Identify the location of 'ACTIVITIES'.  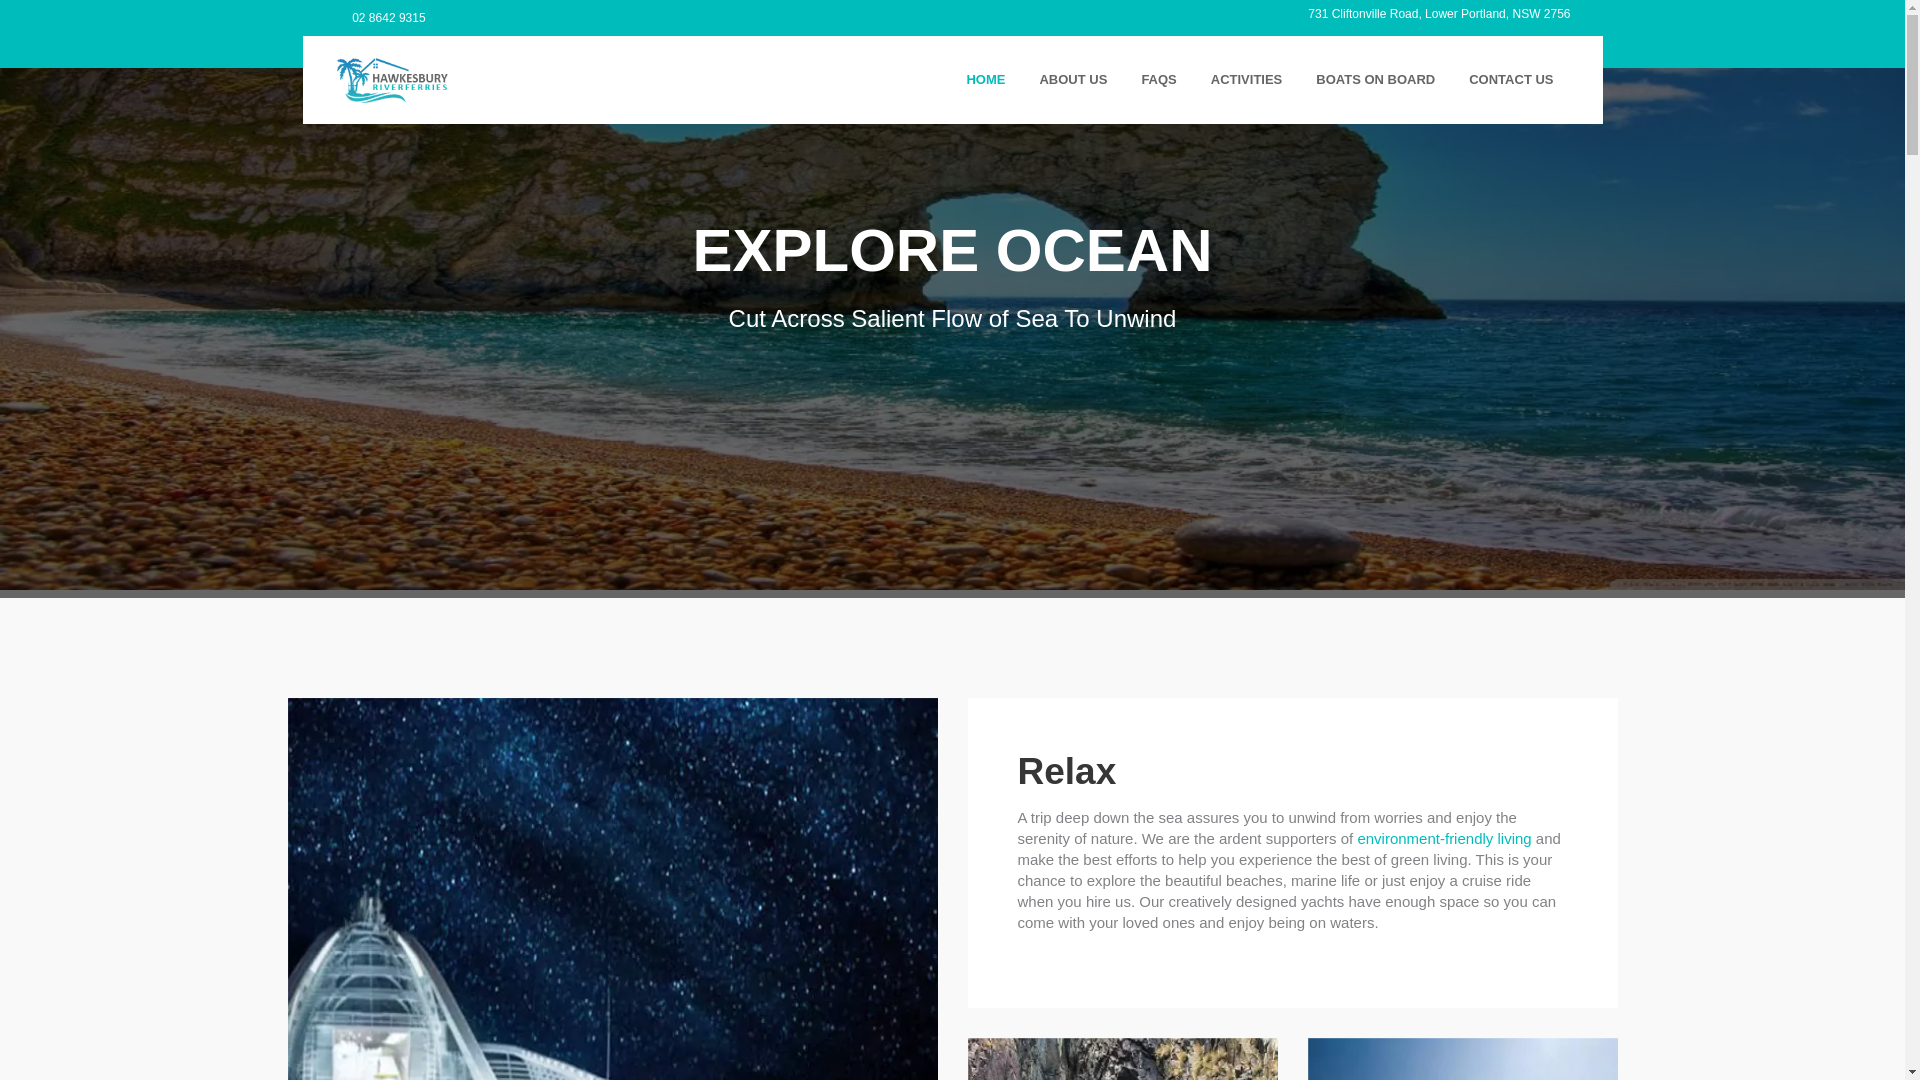
(1246, 79).